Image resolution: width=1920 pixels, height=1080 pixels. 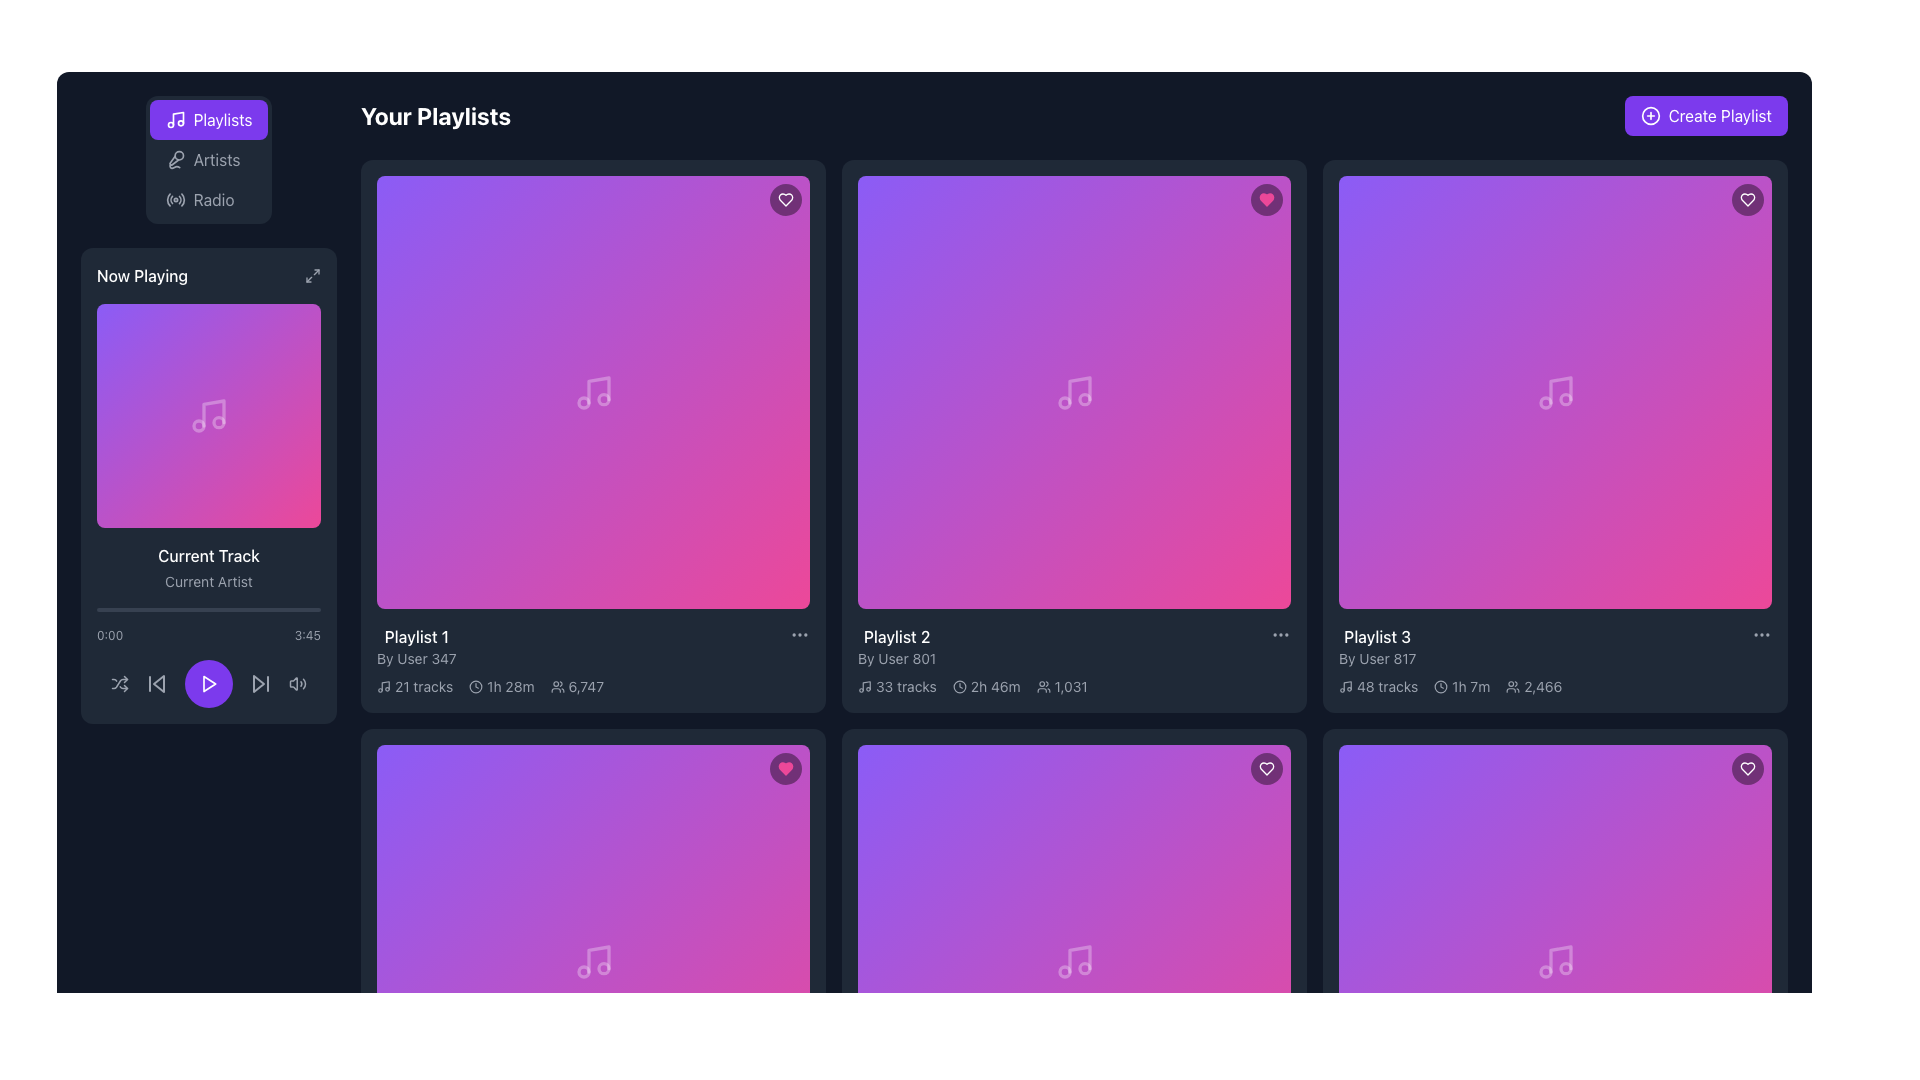 What do you see at coordinates (1746, 767) in the screenshot?
I see `the heart-shaped SVG icon` at bounding box center [1746, 767].